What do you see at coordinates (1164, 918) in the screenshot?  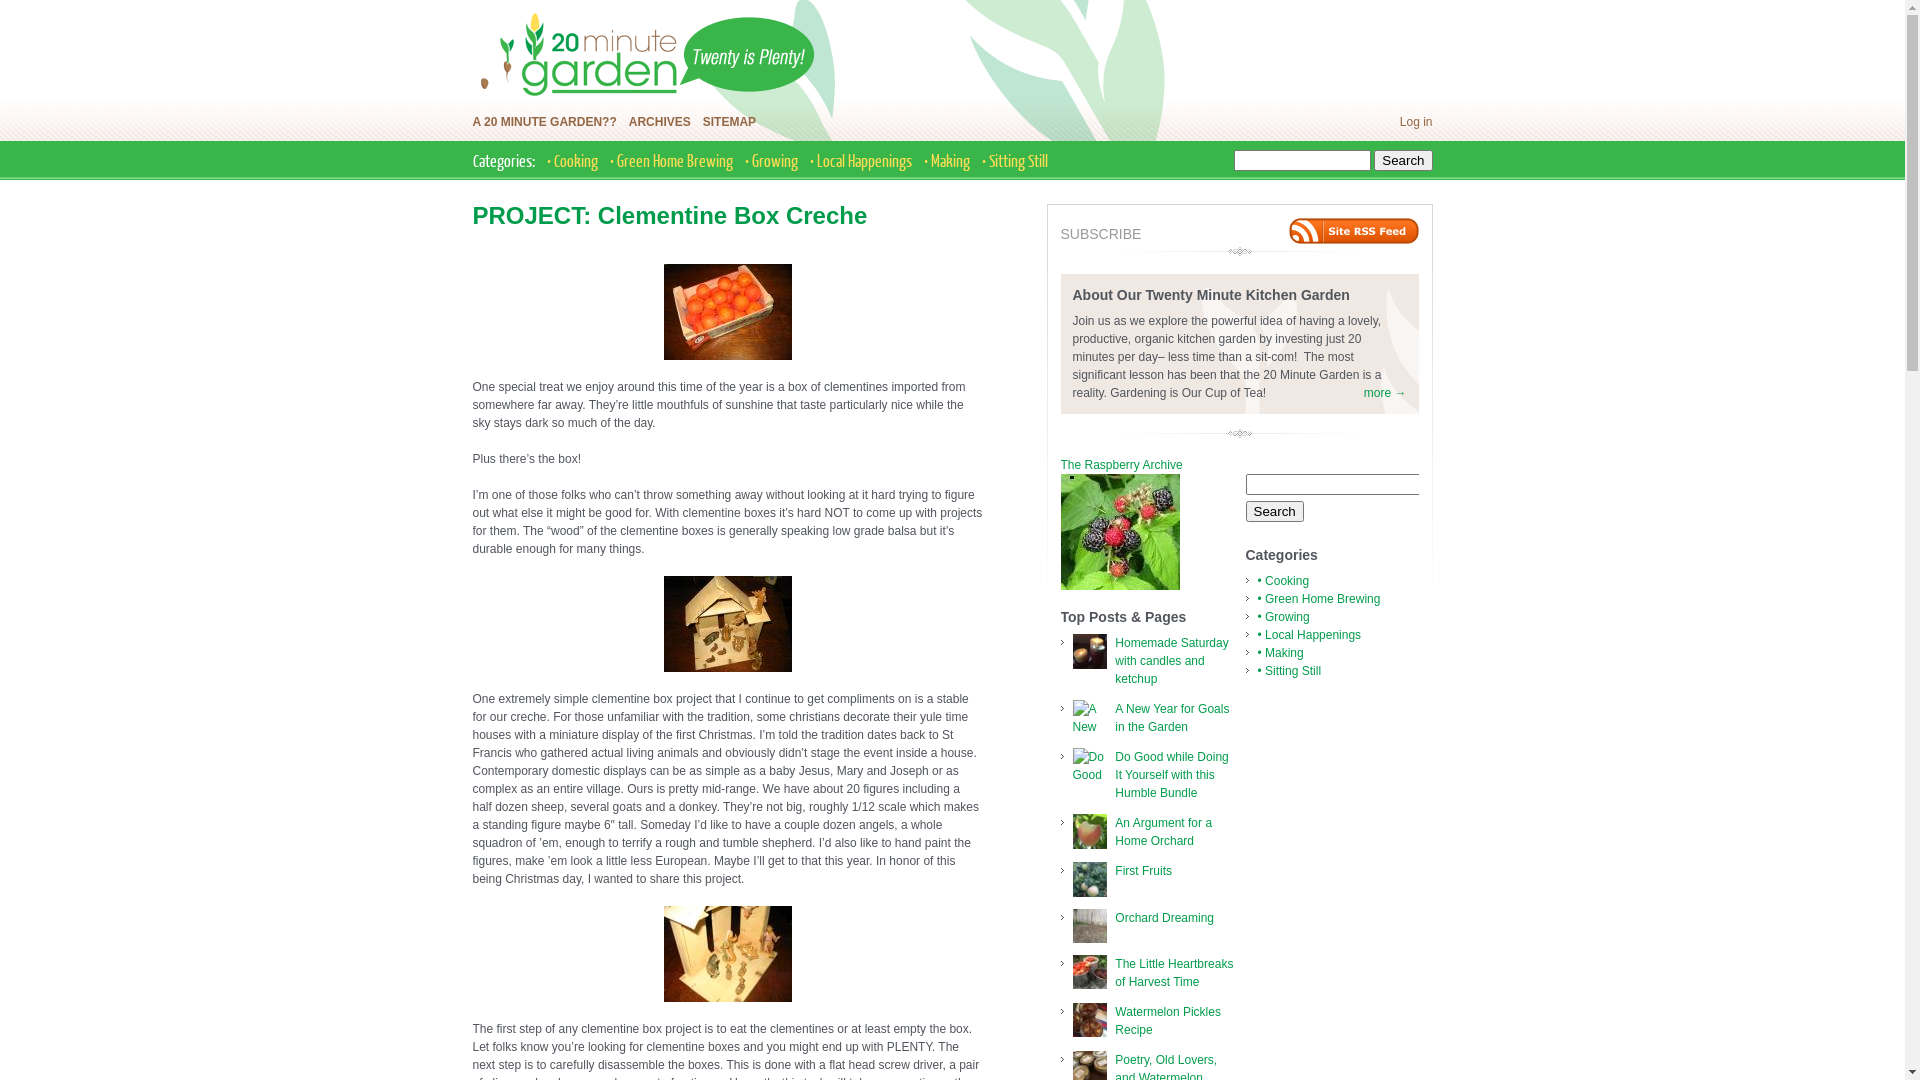 I see `'Orchard Dreaming'` at bounding box center [1164, 918].